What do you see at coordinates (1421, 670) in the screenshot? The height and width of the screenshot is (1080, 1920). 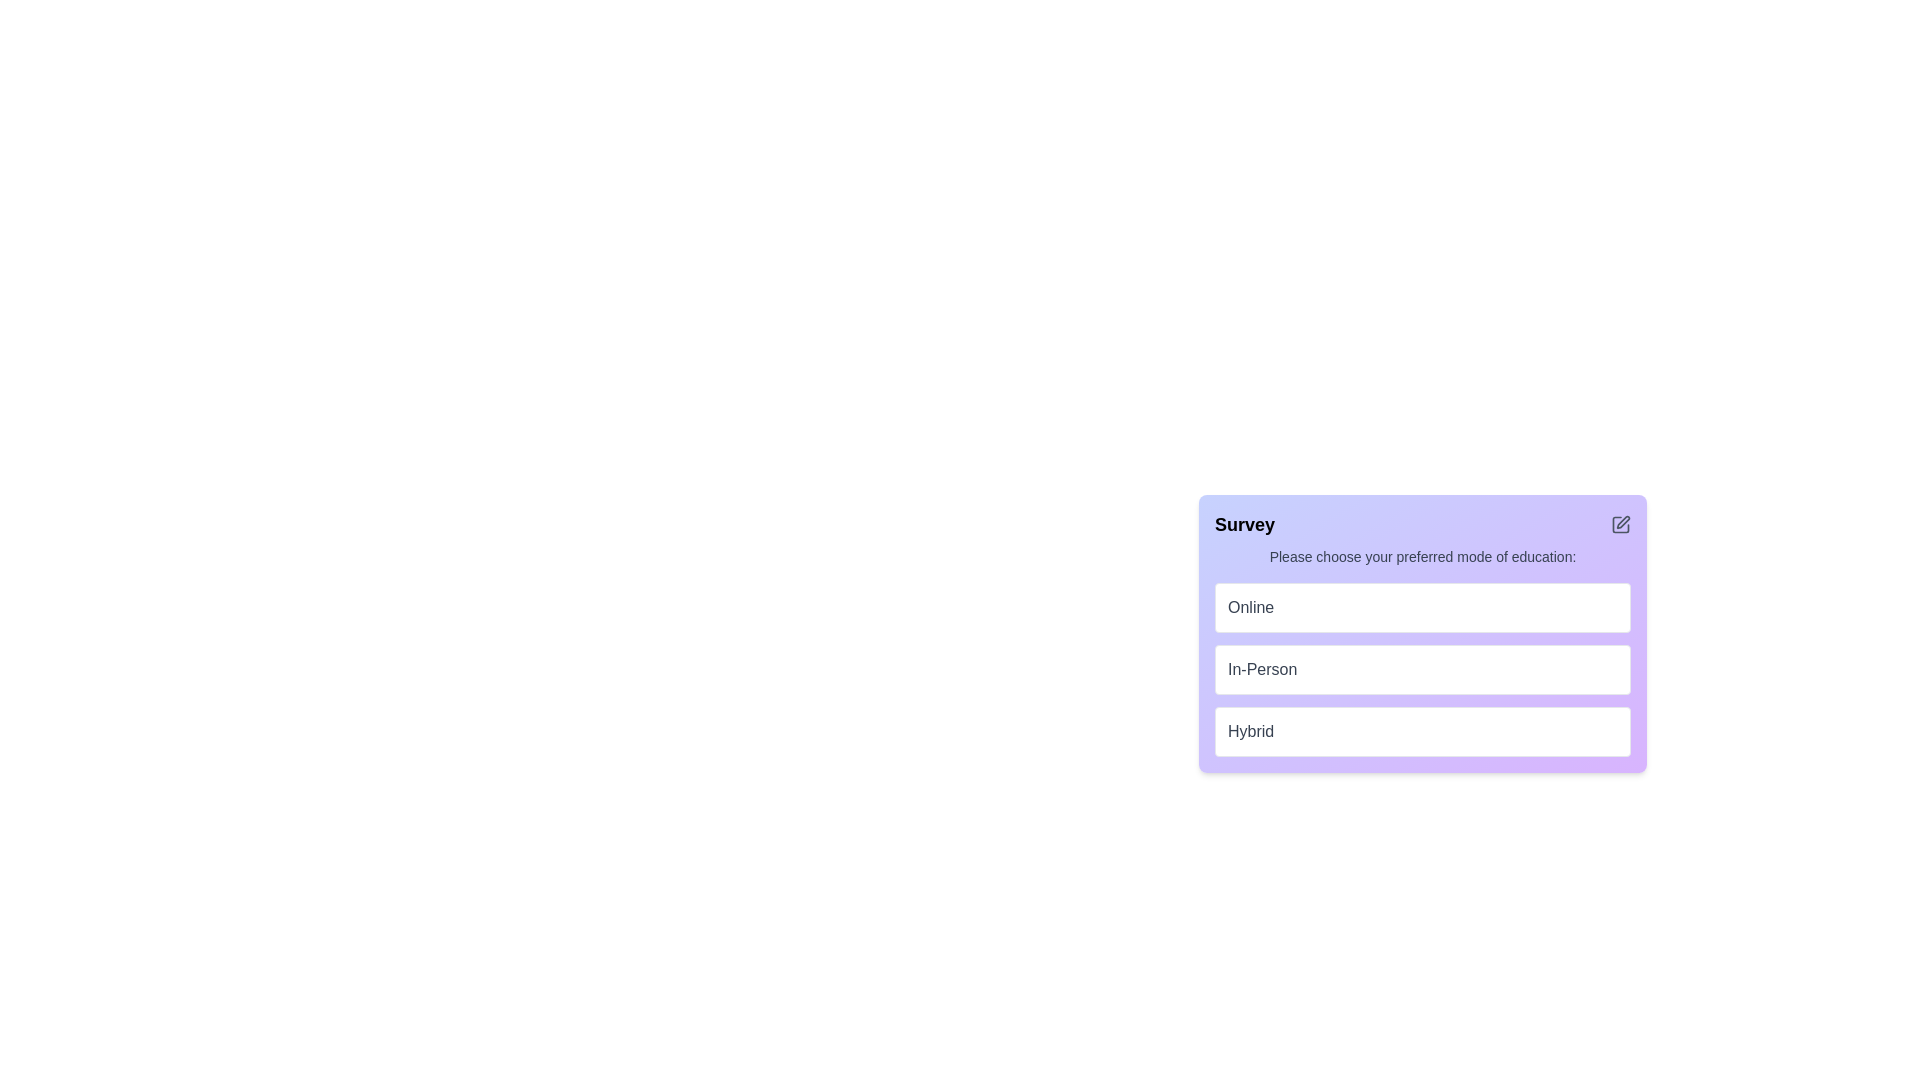 I see `the second button in the vertical list of three interactive choice buttons labeled 'In-Person'` at bounding box center [1421, 670].